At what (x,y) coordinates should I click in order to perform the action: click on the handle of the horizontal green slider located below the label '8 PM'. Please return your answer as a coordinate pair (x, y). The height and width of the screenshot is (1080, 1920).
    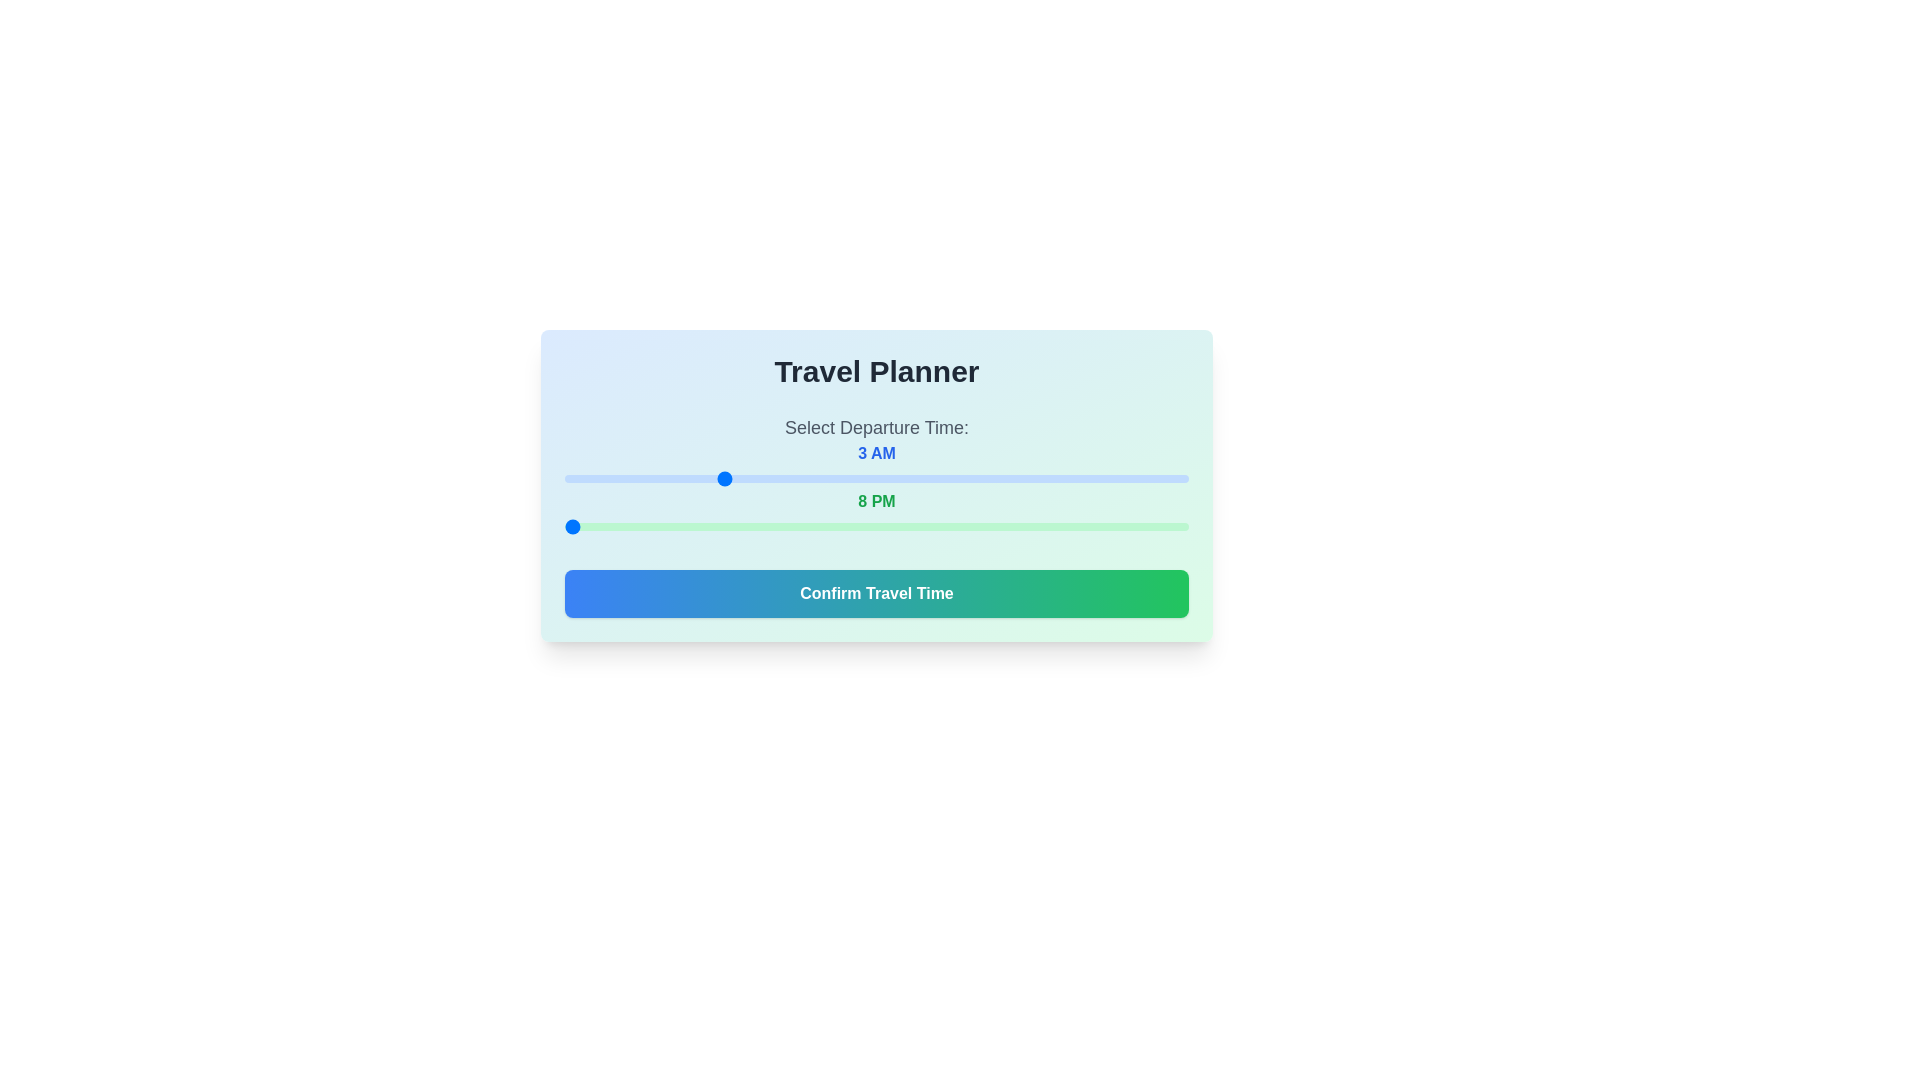
    Looking at the image, I should click on (877, 526).